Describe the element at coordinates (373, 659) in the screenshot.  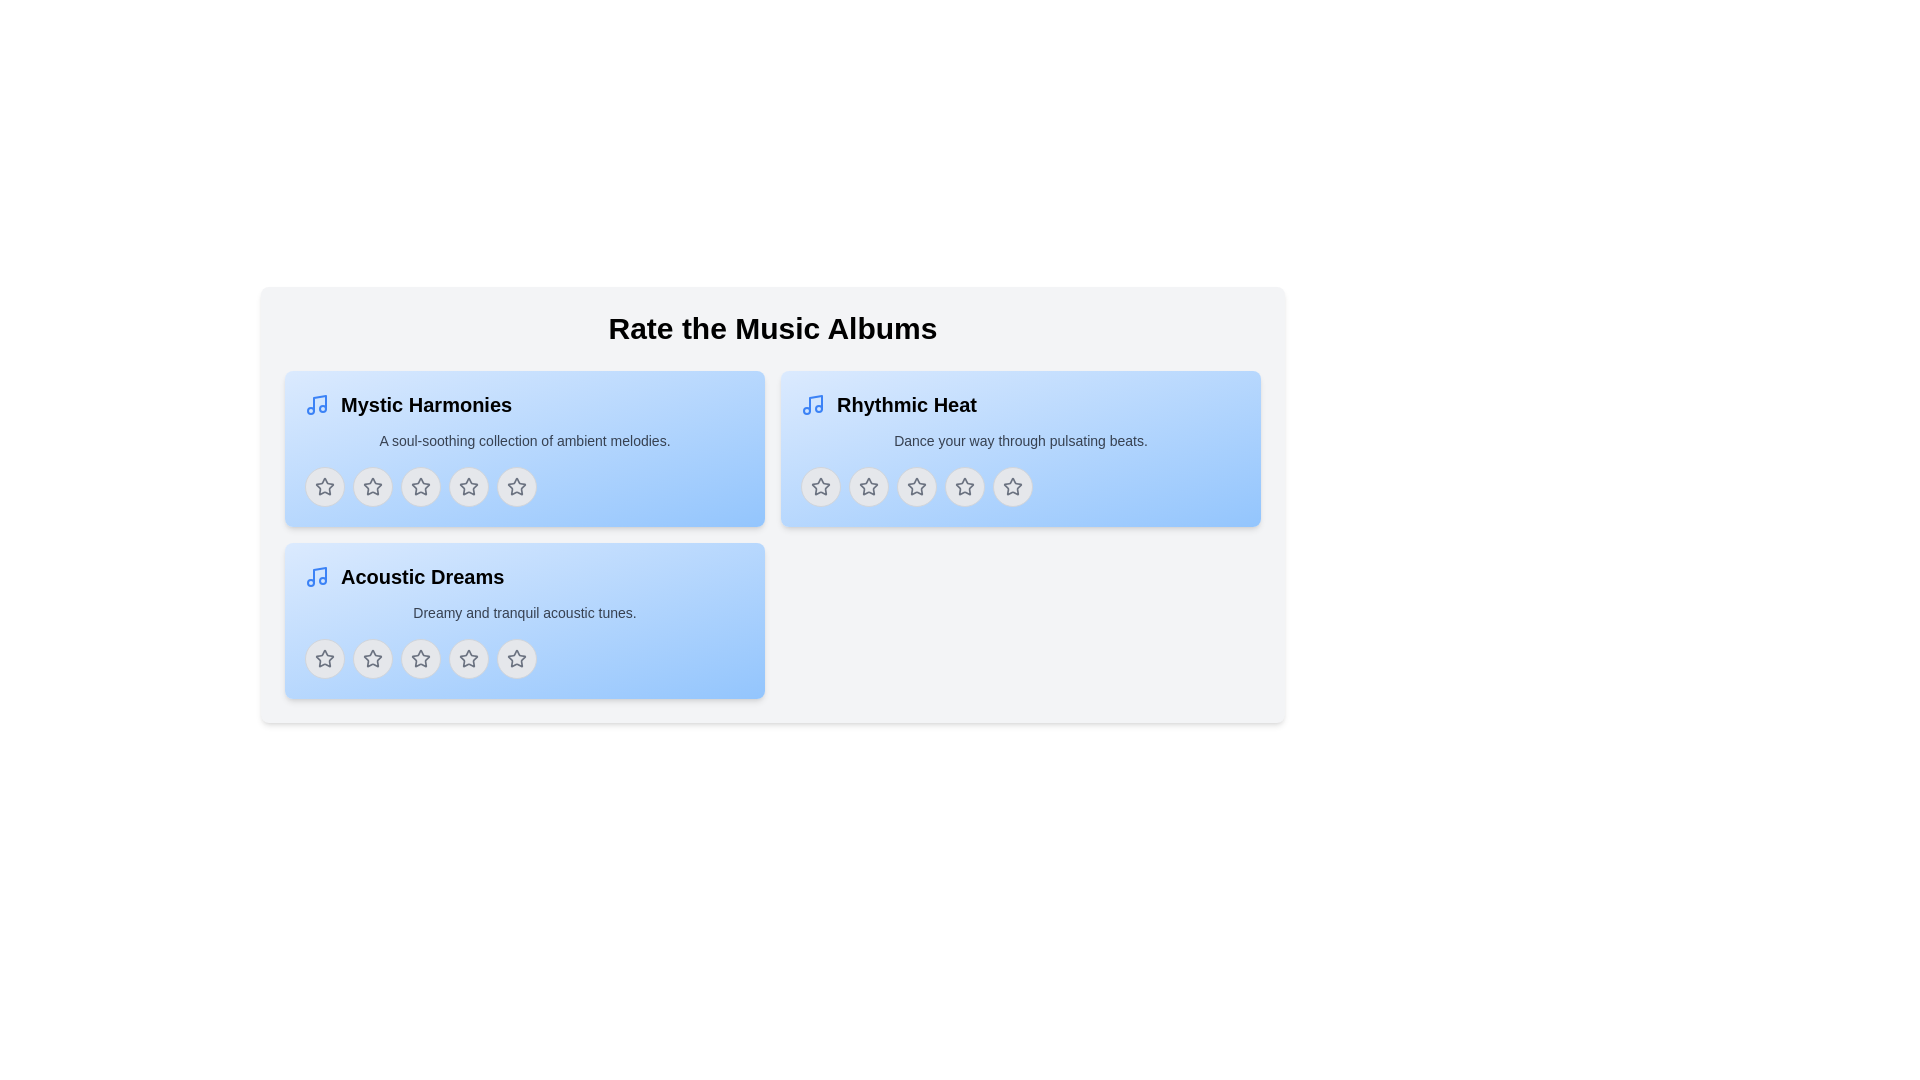
I see `the second star icon button with a circular shape and a star icon in the rating section under the music album 'Acoustic Dreams'` at that location.